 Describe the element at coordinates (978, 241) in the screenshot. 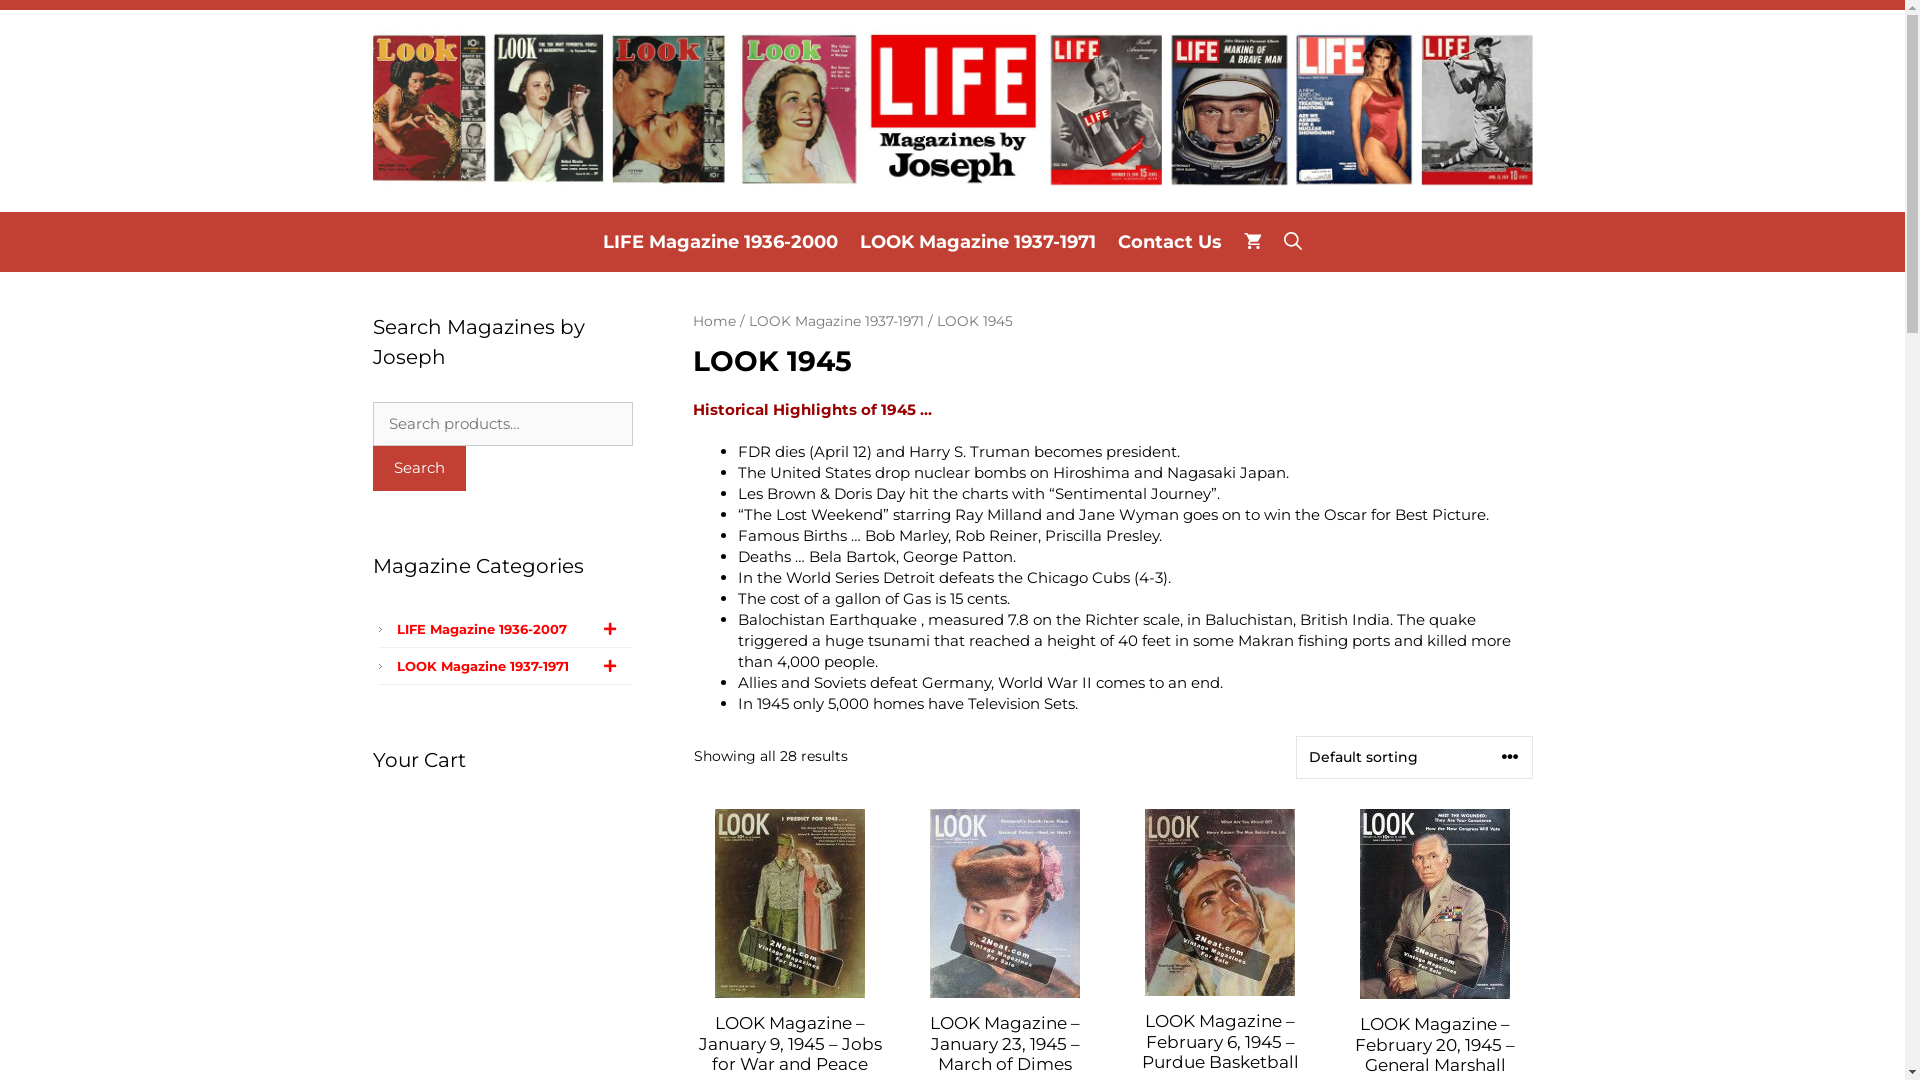

I see `'LOOK Magazine 1937-1971'` at that location.